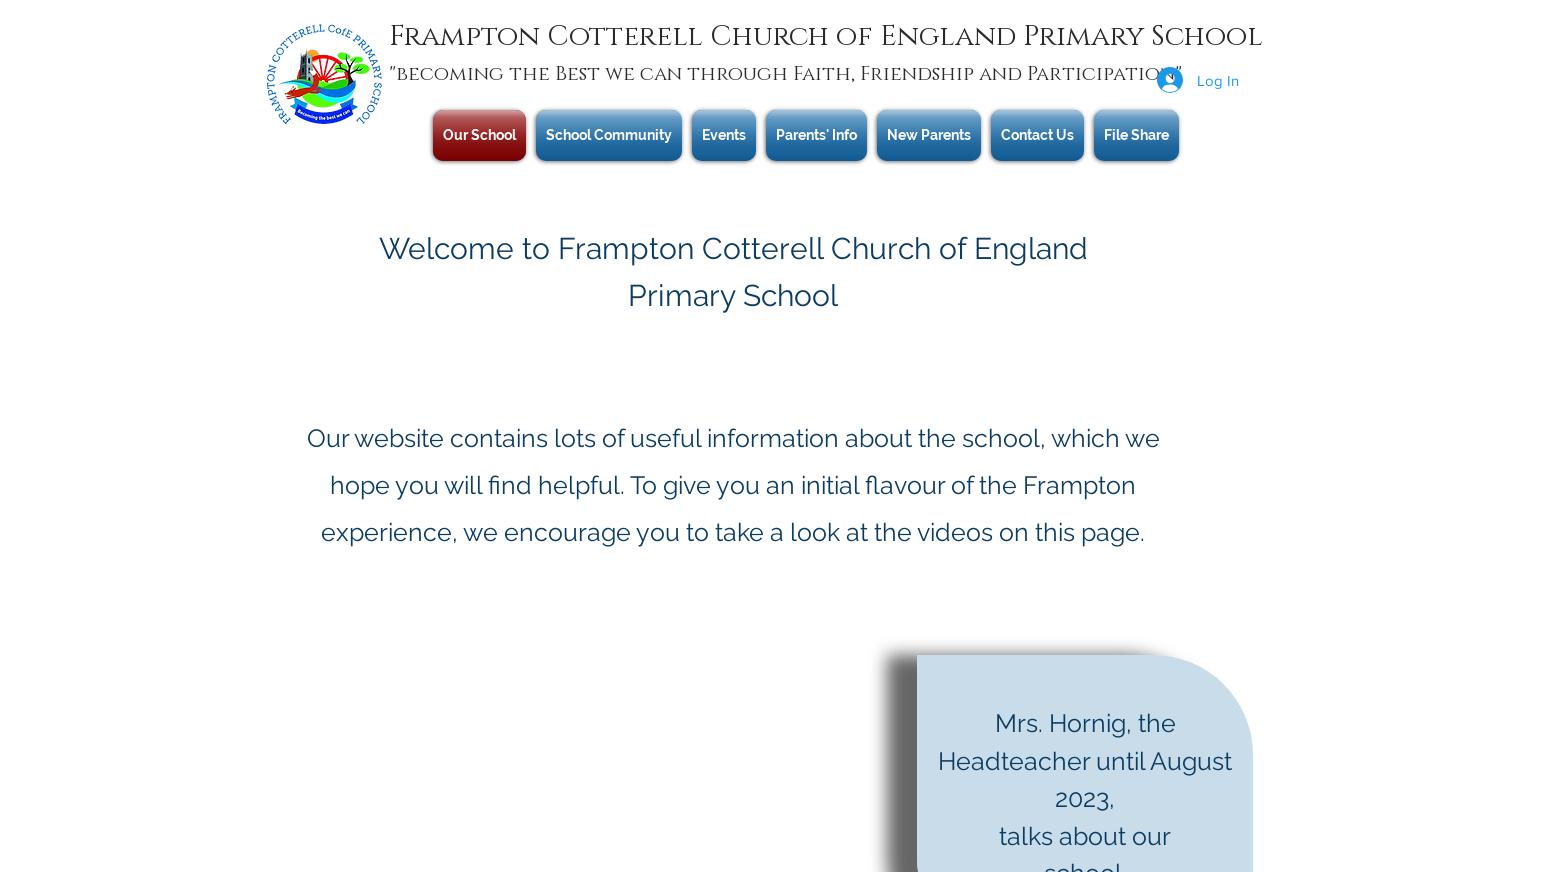  Describe the element at coordinates (929, 134) in the screenshot. I see `'New Parents'` at that location.